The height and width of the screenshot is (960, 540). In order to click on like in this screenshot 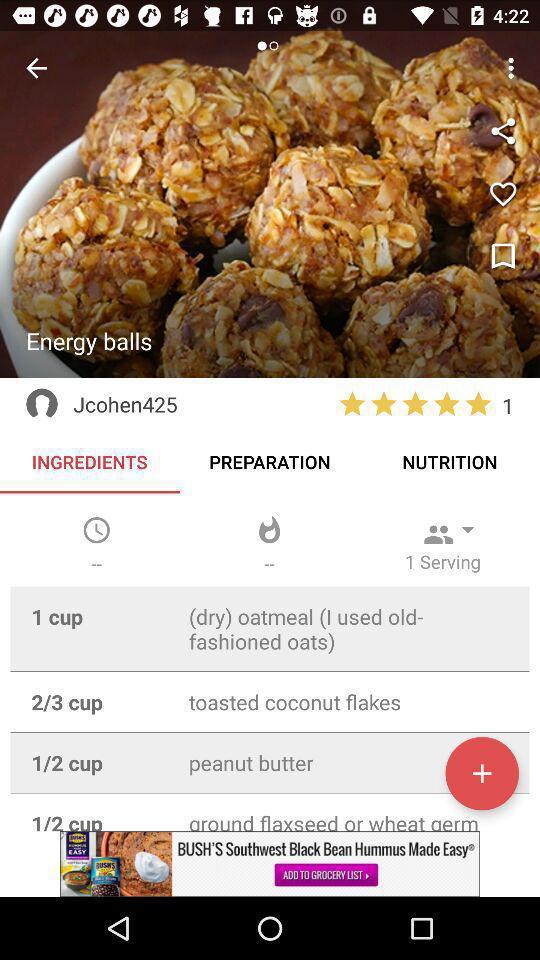, I will do `click(502, 194)`.